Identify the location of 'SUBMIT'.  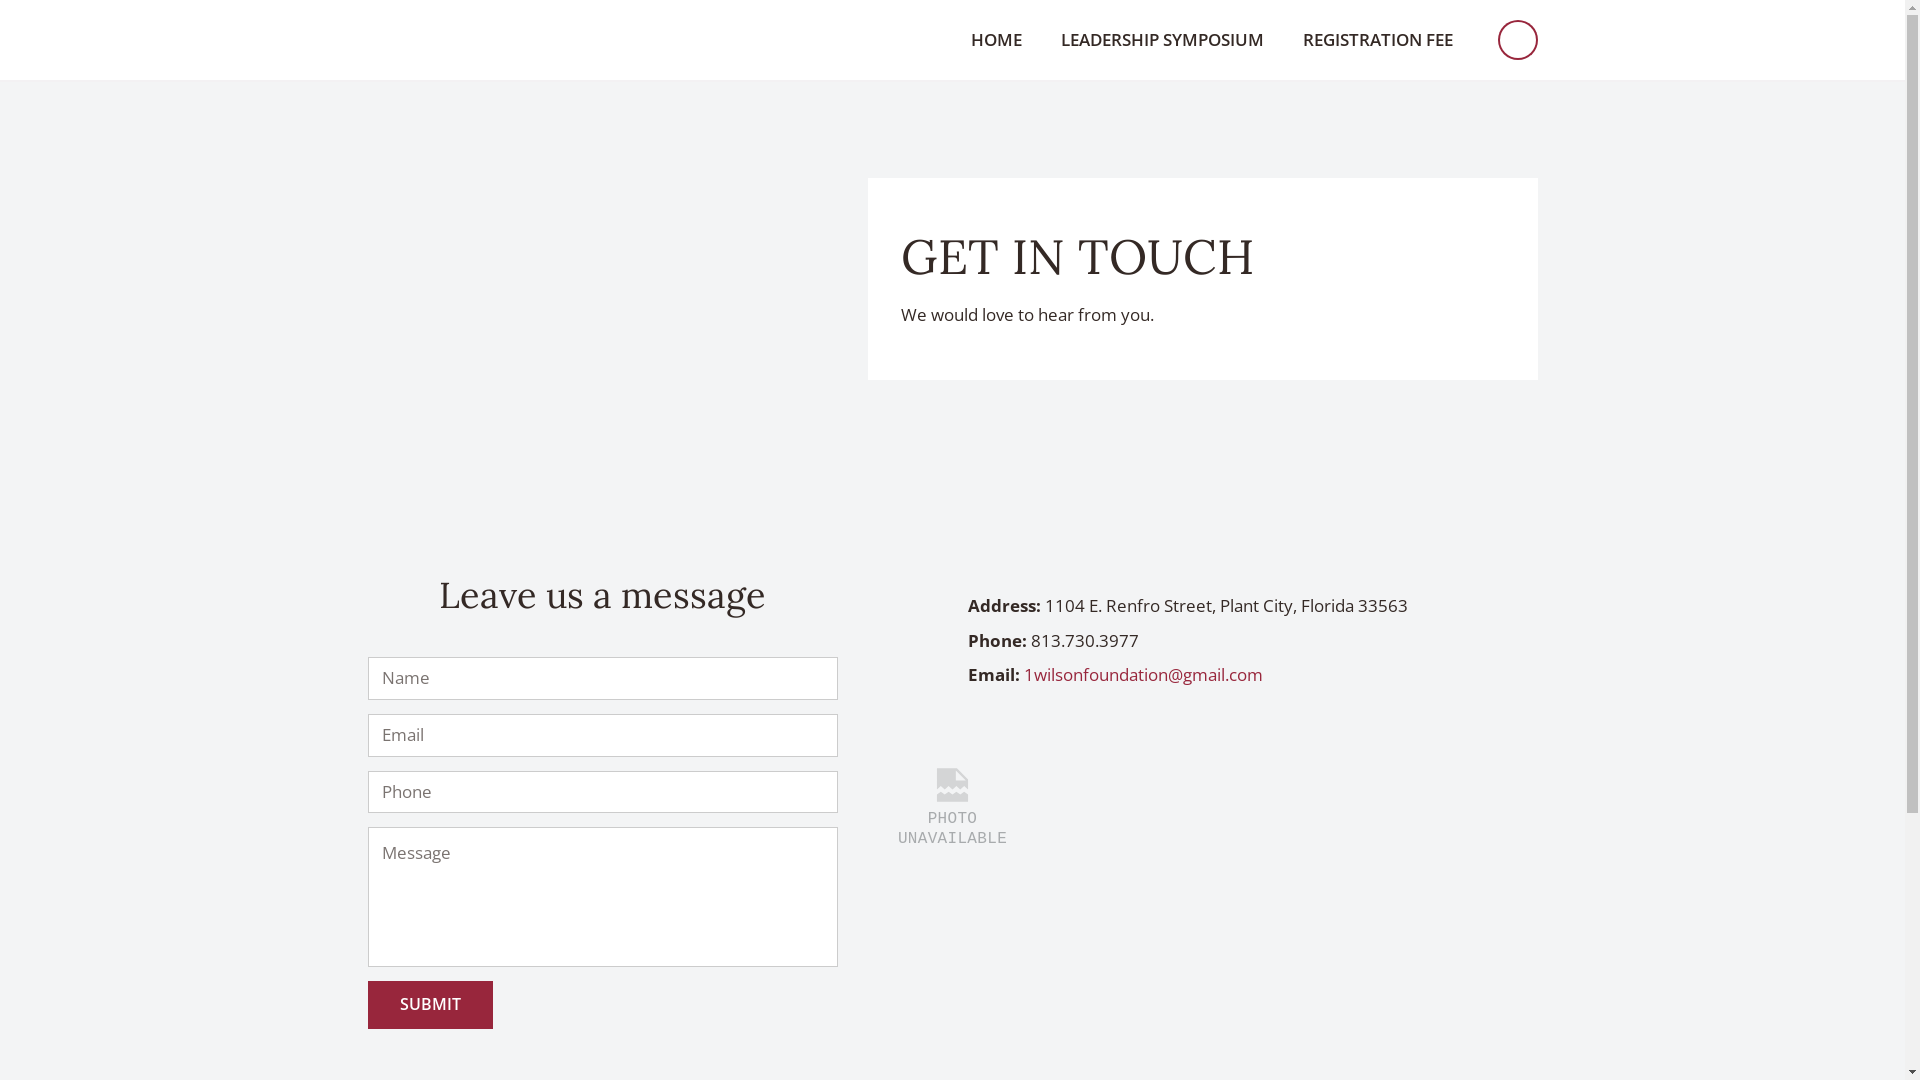
(429, 1004).